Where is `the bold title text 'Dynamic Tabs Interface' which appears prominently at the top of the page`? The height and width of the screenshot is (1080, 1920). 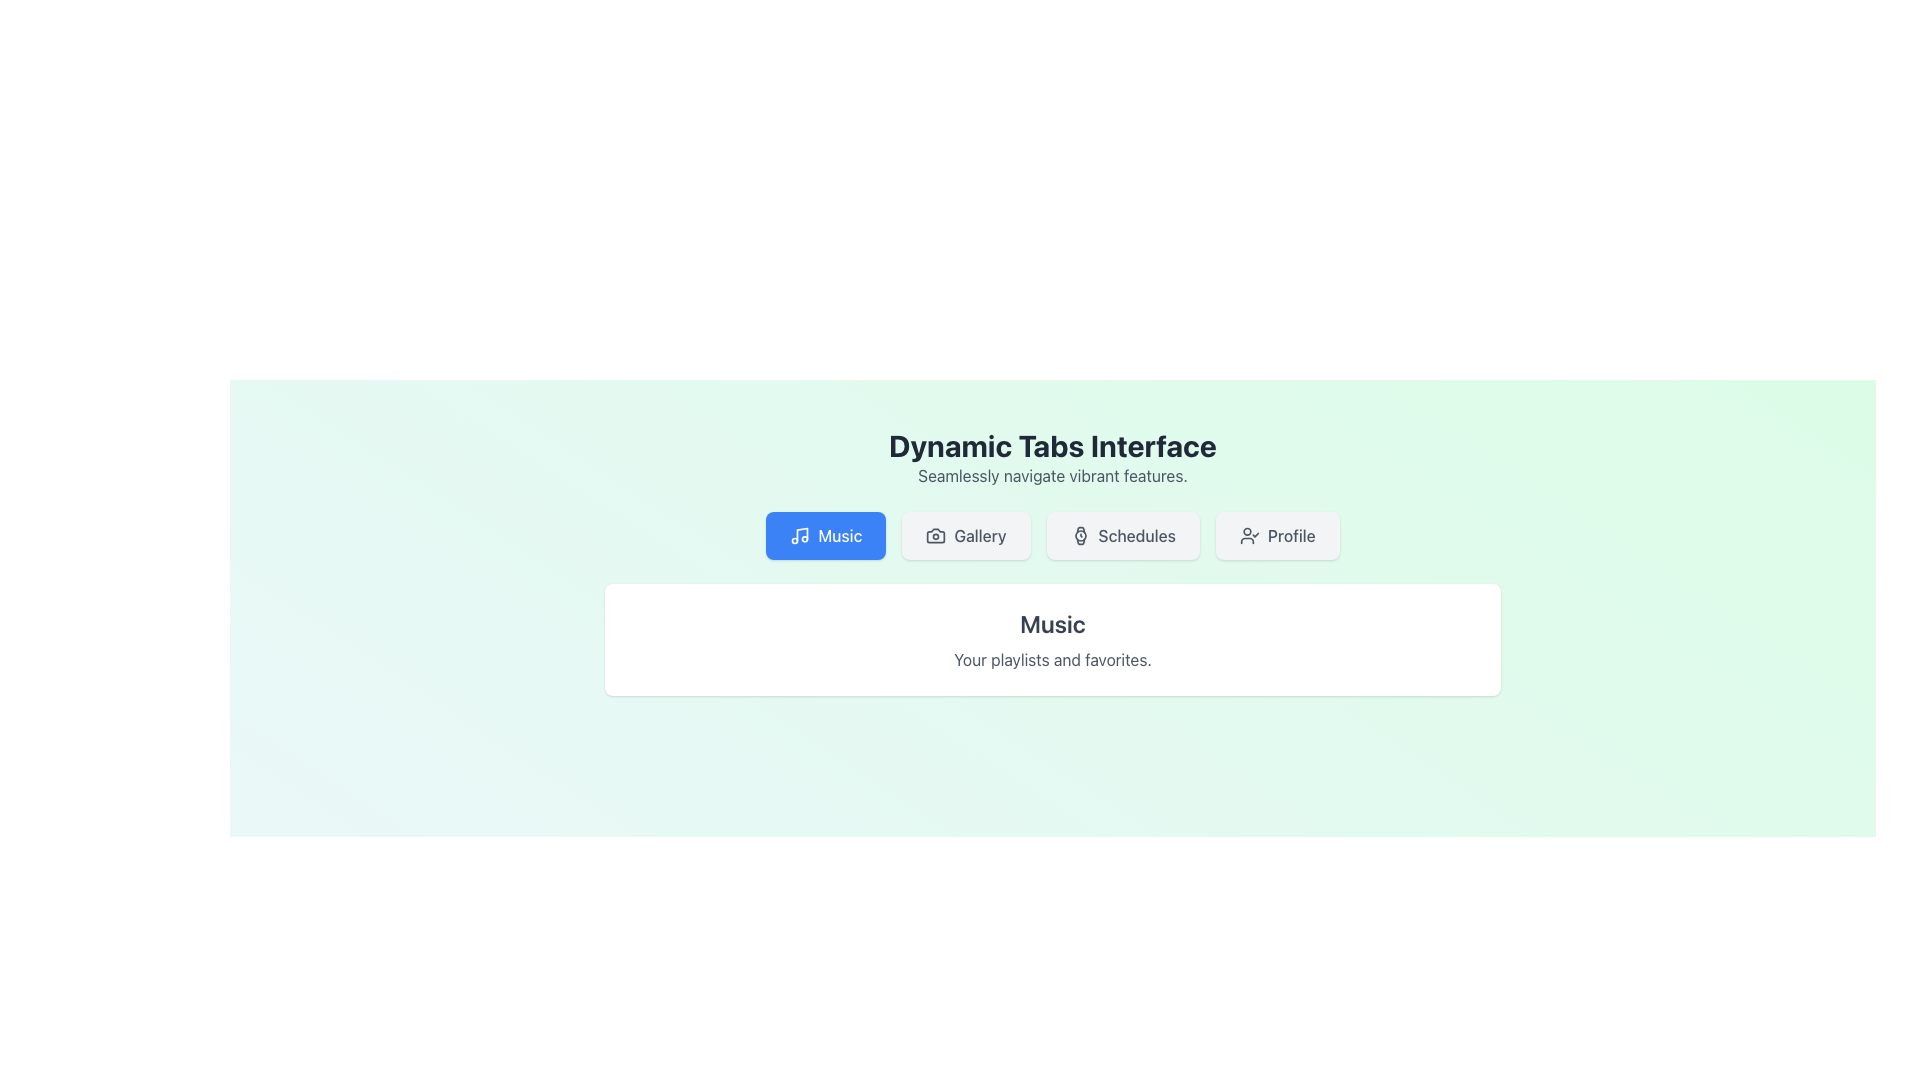 the bold title text 'Dynamic Tabs Interface' which appears prominently at the top of the page is located at coordinates (1051, 445).